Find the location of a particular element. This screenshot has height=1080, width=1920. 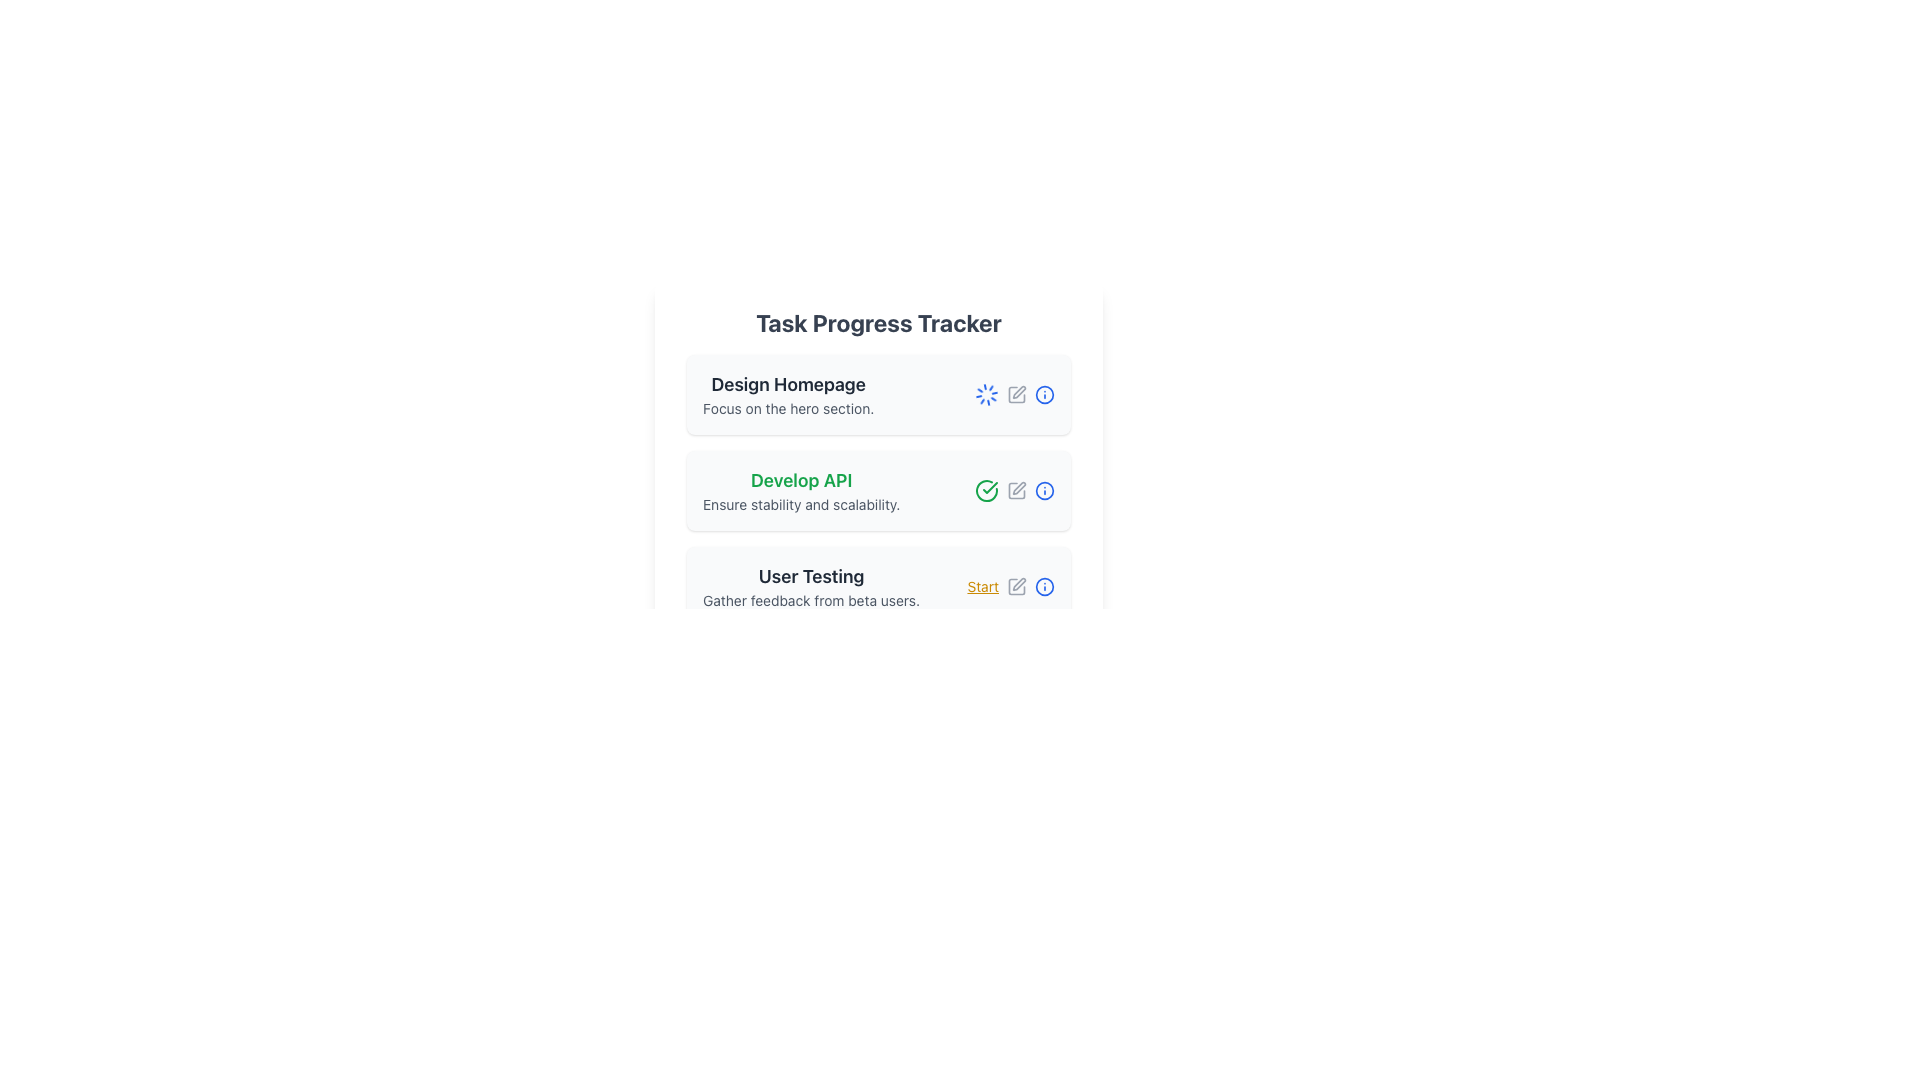

descriptive text element located immediately below the 'Design Homepage' heading, which provides additional guidance for the task is located at coordinates (787, 407).